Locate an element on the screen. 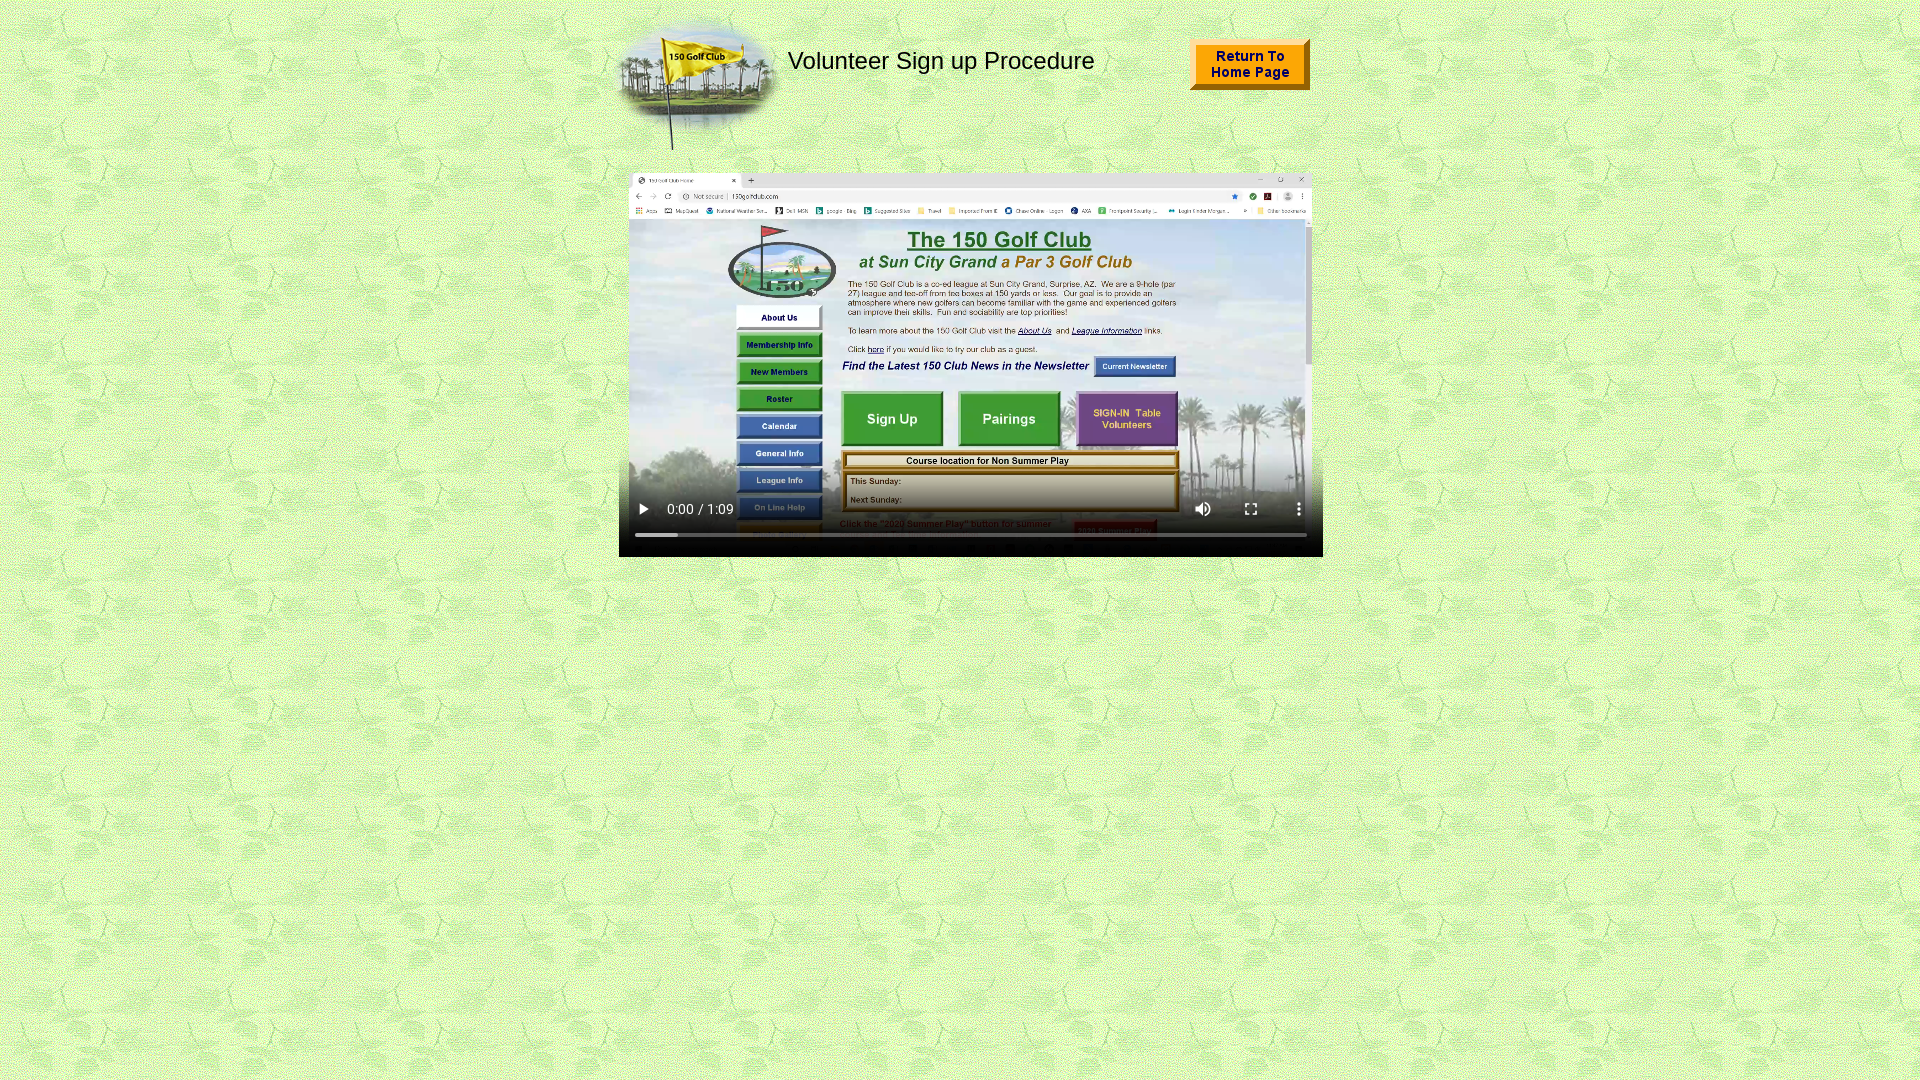 Image resolution: width=1920 pixels, height=1080 pixels. 'Home Page' is located at coordinates (1248, 63).